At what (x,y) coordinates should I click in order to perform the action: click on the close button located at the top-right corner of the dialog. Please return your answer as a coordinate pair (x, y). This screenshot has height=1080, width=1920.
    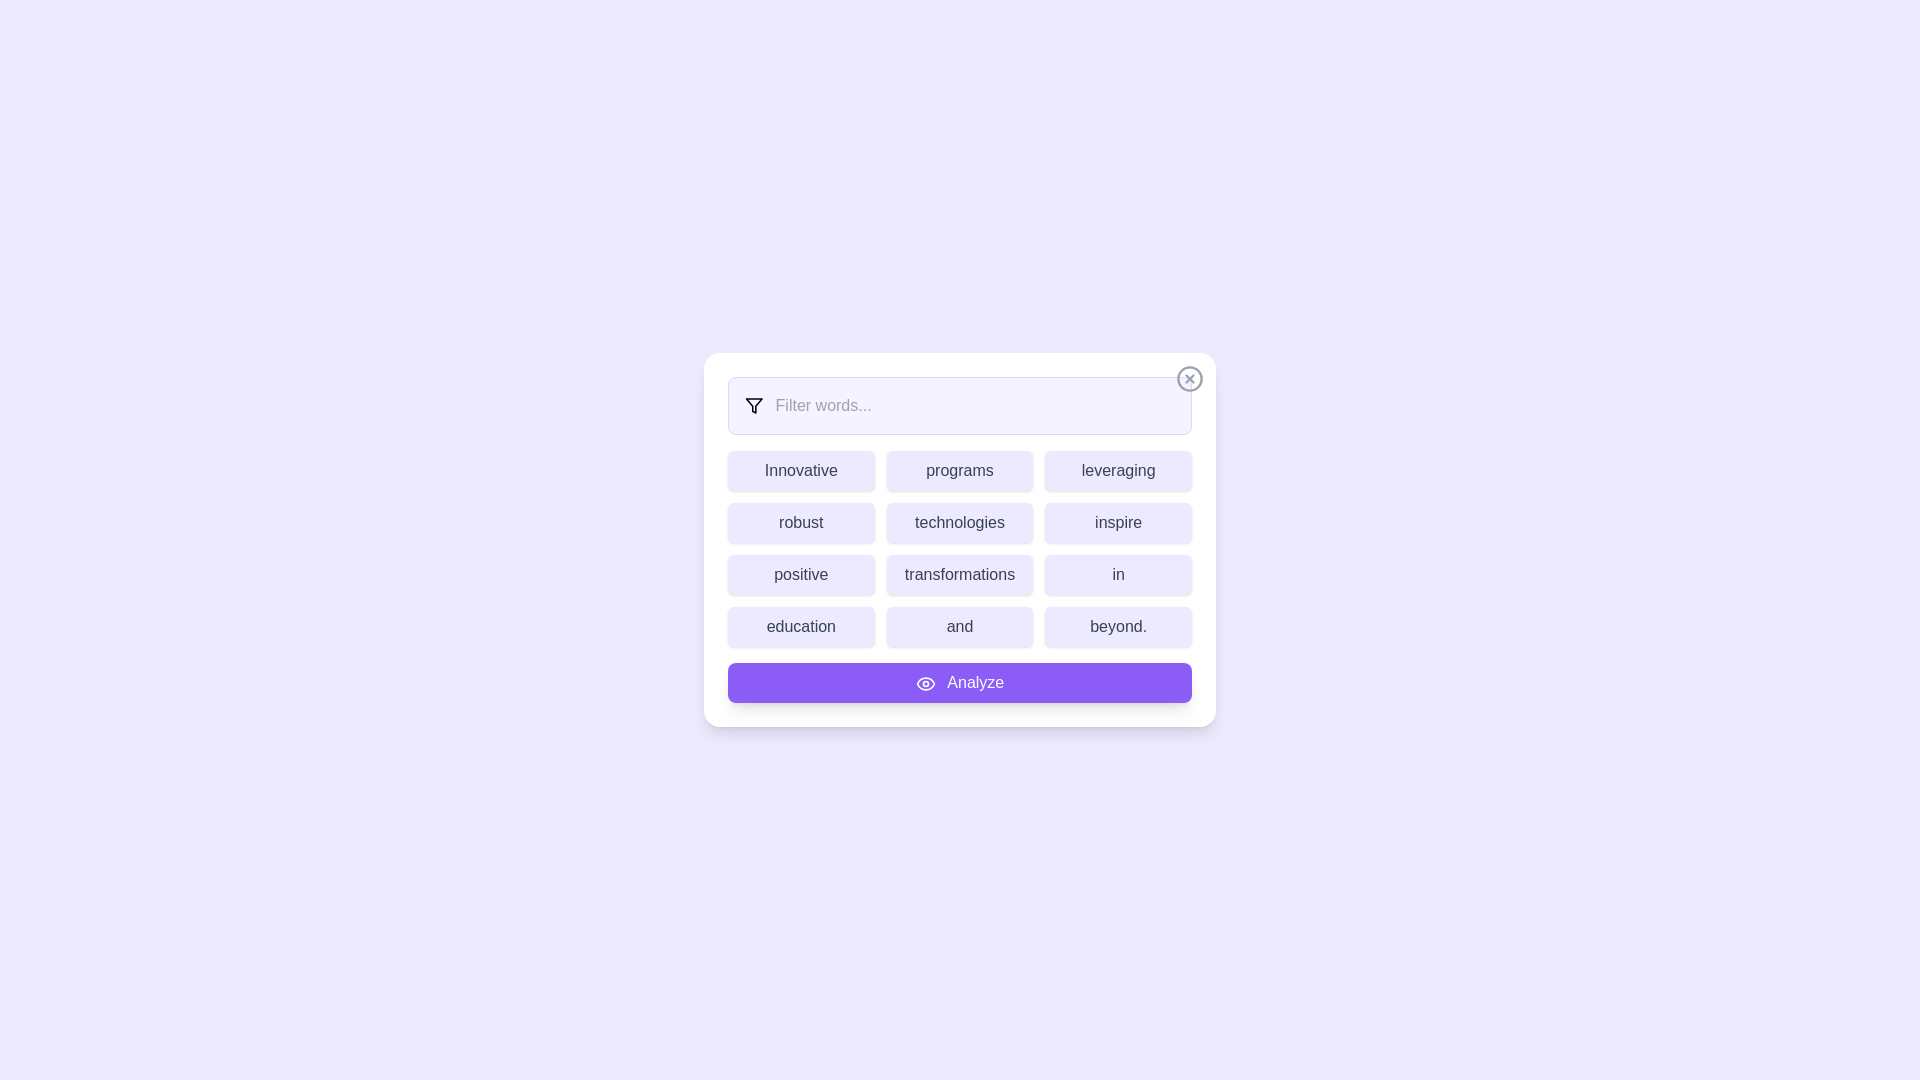
    Looking at the image, I should click on (1190, 378).